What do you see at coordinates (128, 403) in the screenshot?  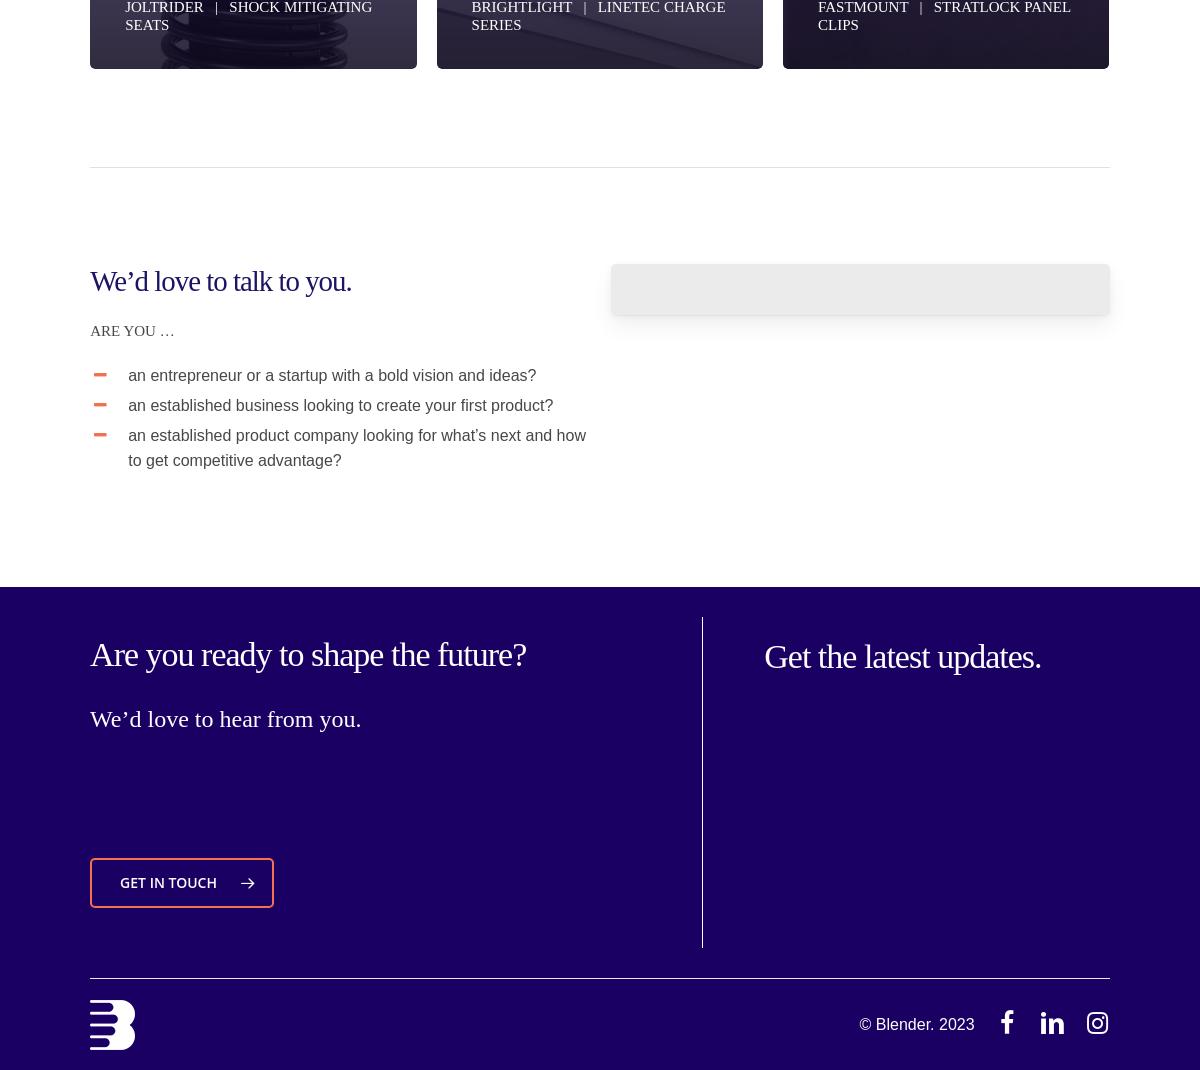 I see `'an established business looking to create your first product?'` at bounding box center [128, 403].